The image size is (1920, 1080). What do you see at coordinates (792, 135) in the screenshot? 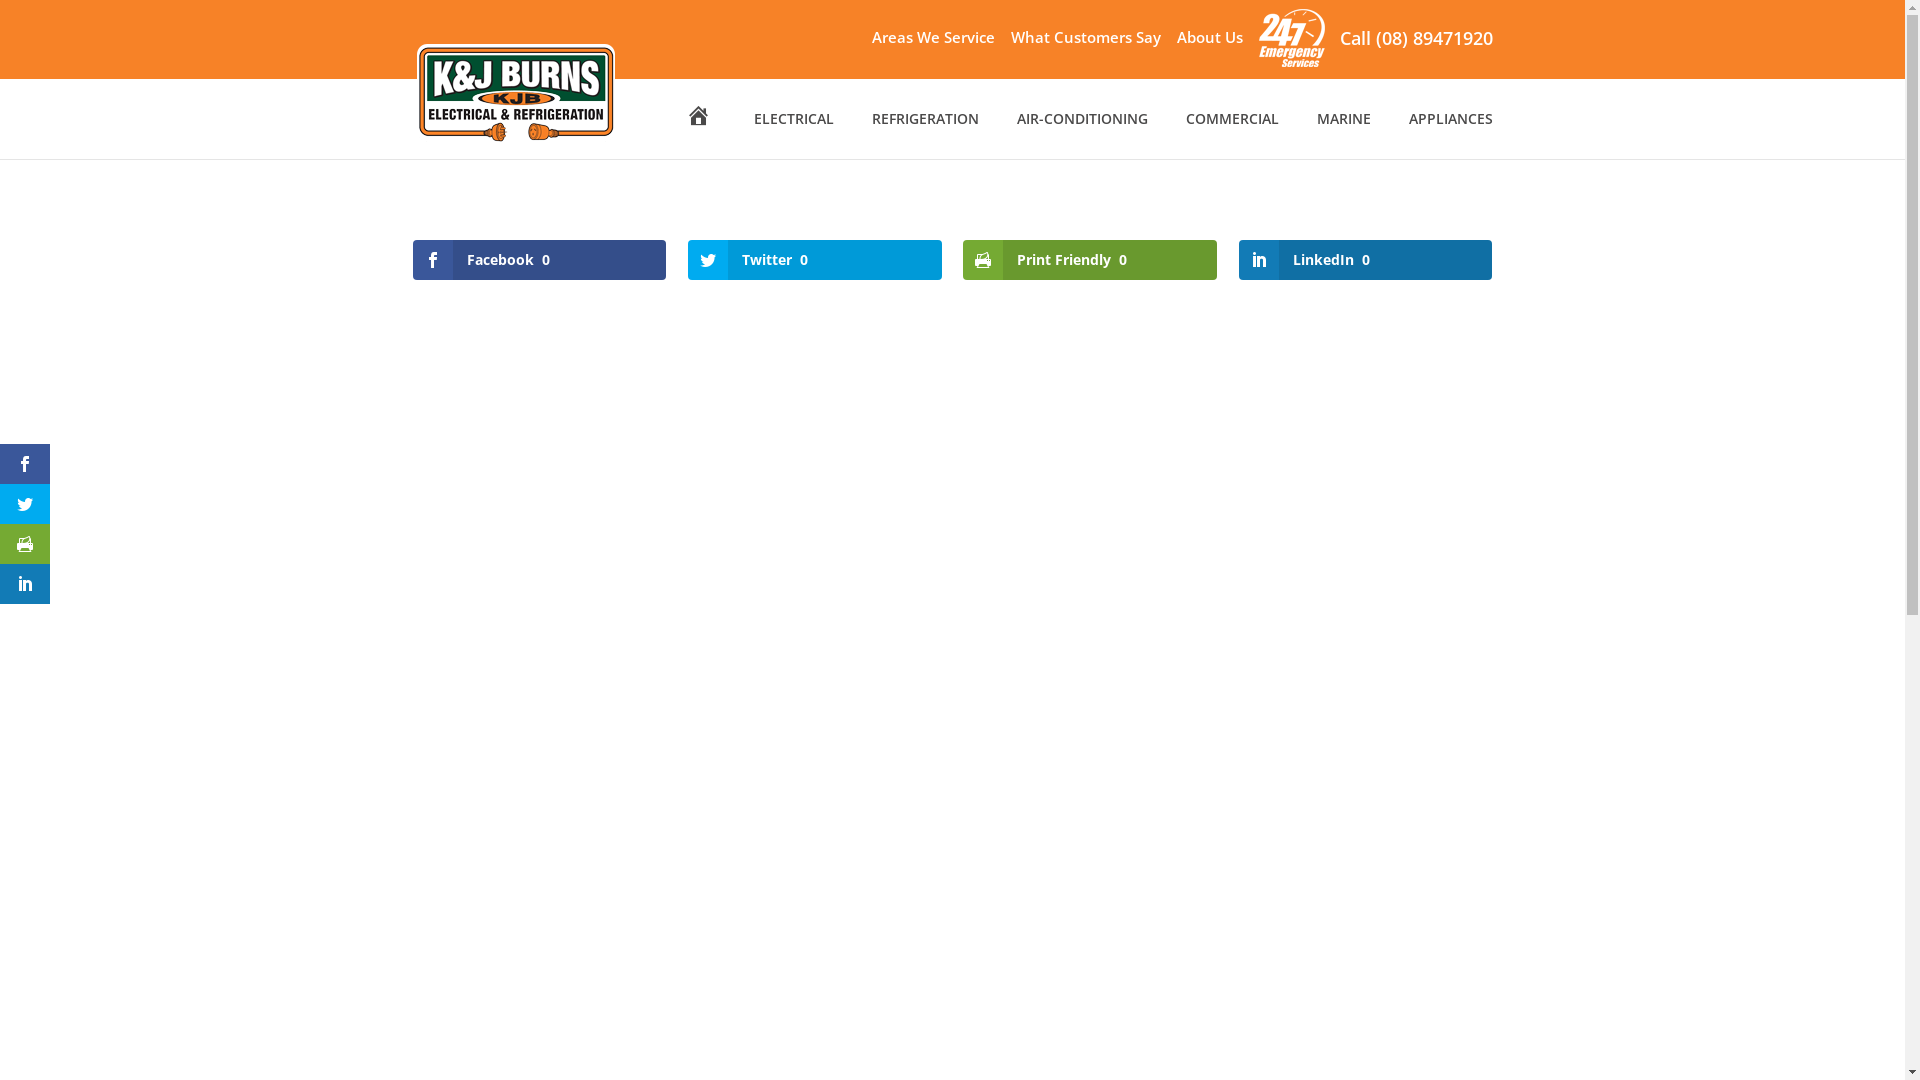
I see `'ELECTRICAL'` at bounding box center [792, 135].